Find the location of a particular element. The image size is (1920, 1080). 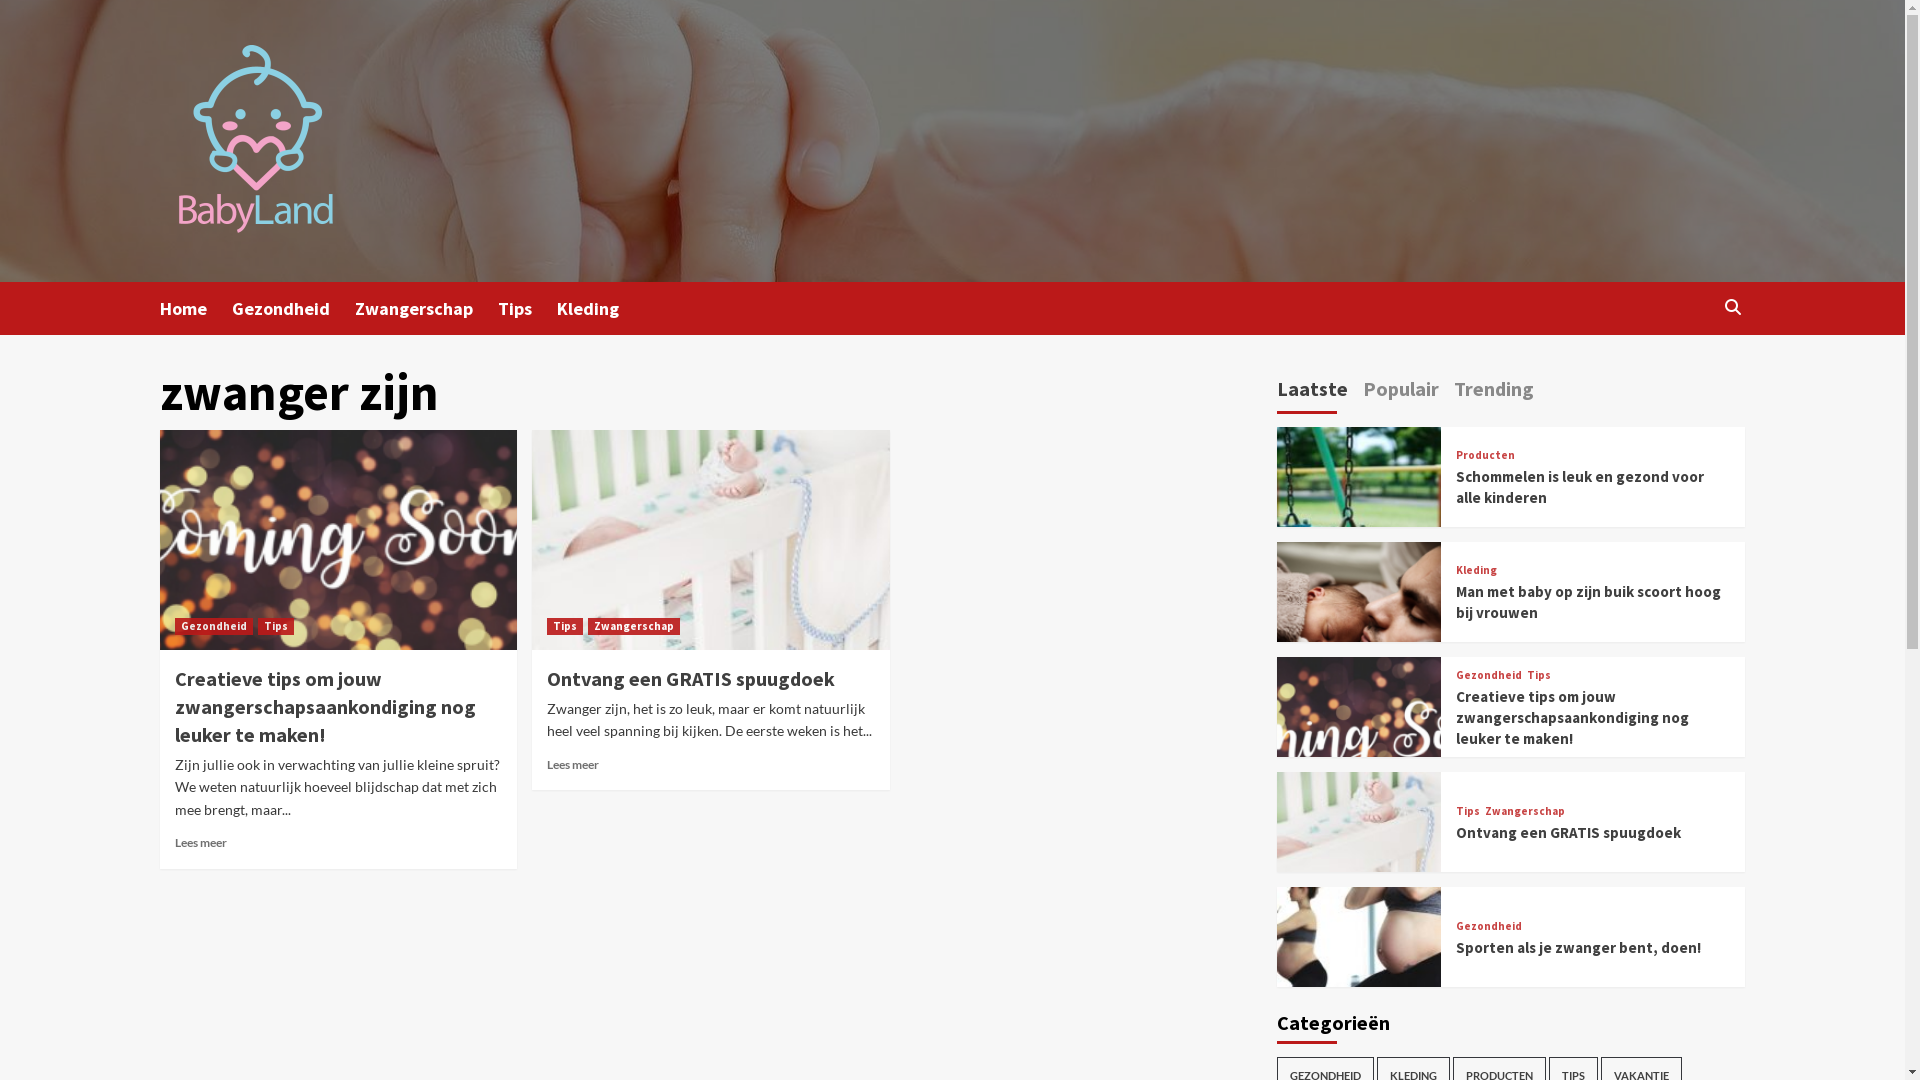

'Trending' is located at coordinates (1493, 392).